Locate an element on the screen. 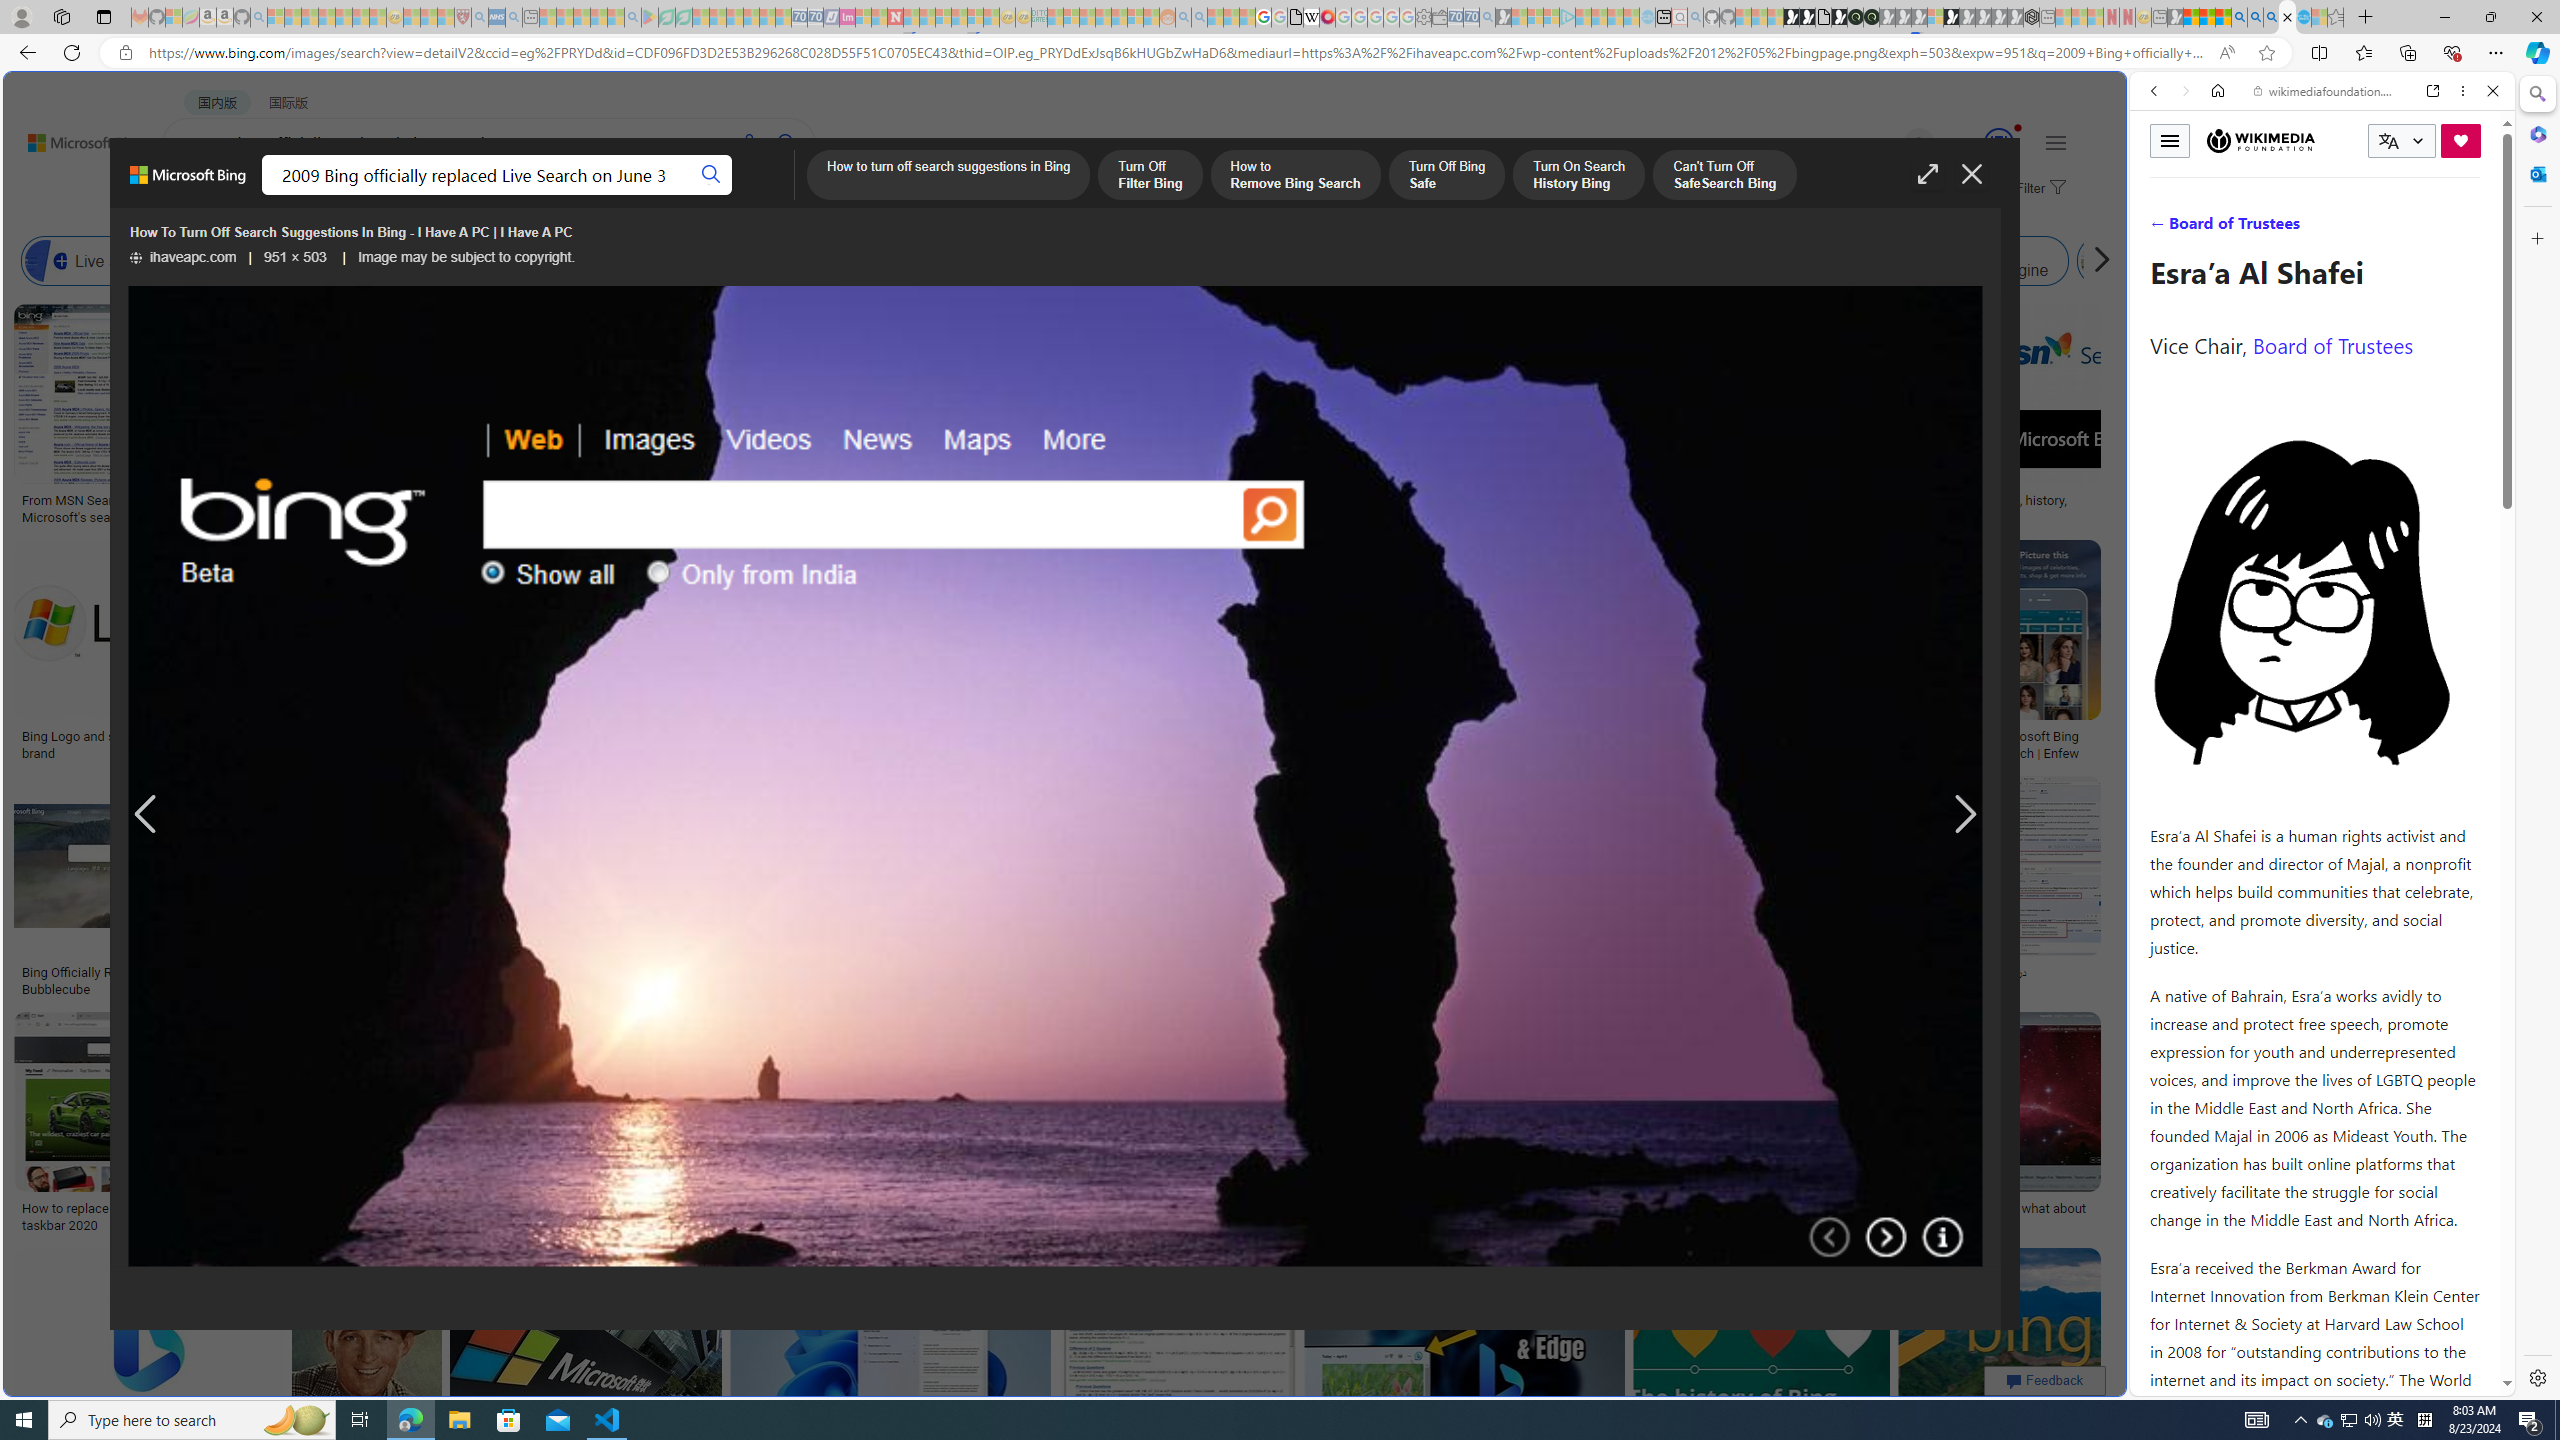  'Back to Bing search' is located at coordinates (73, 137).